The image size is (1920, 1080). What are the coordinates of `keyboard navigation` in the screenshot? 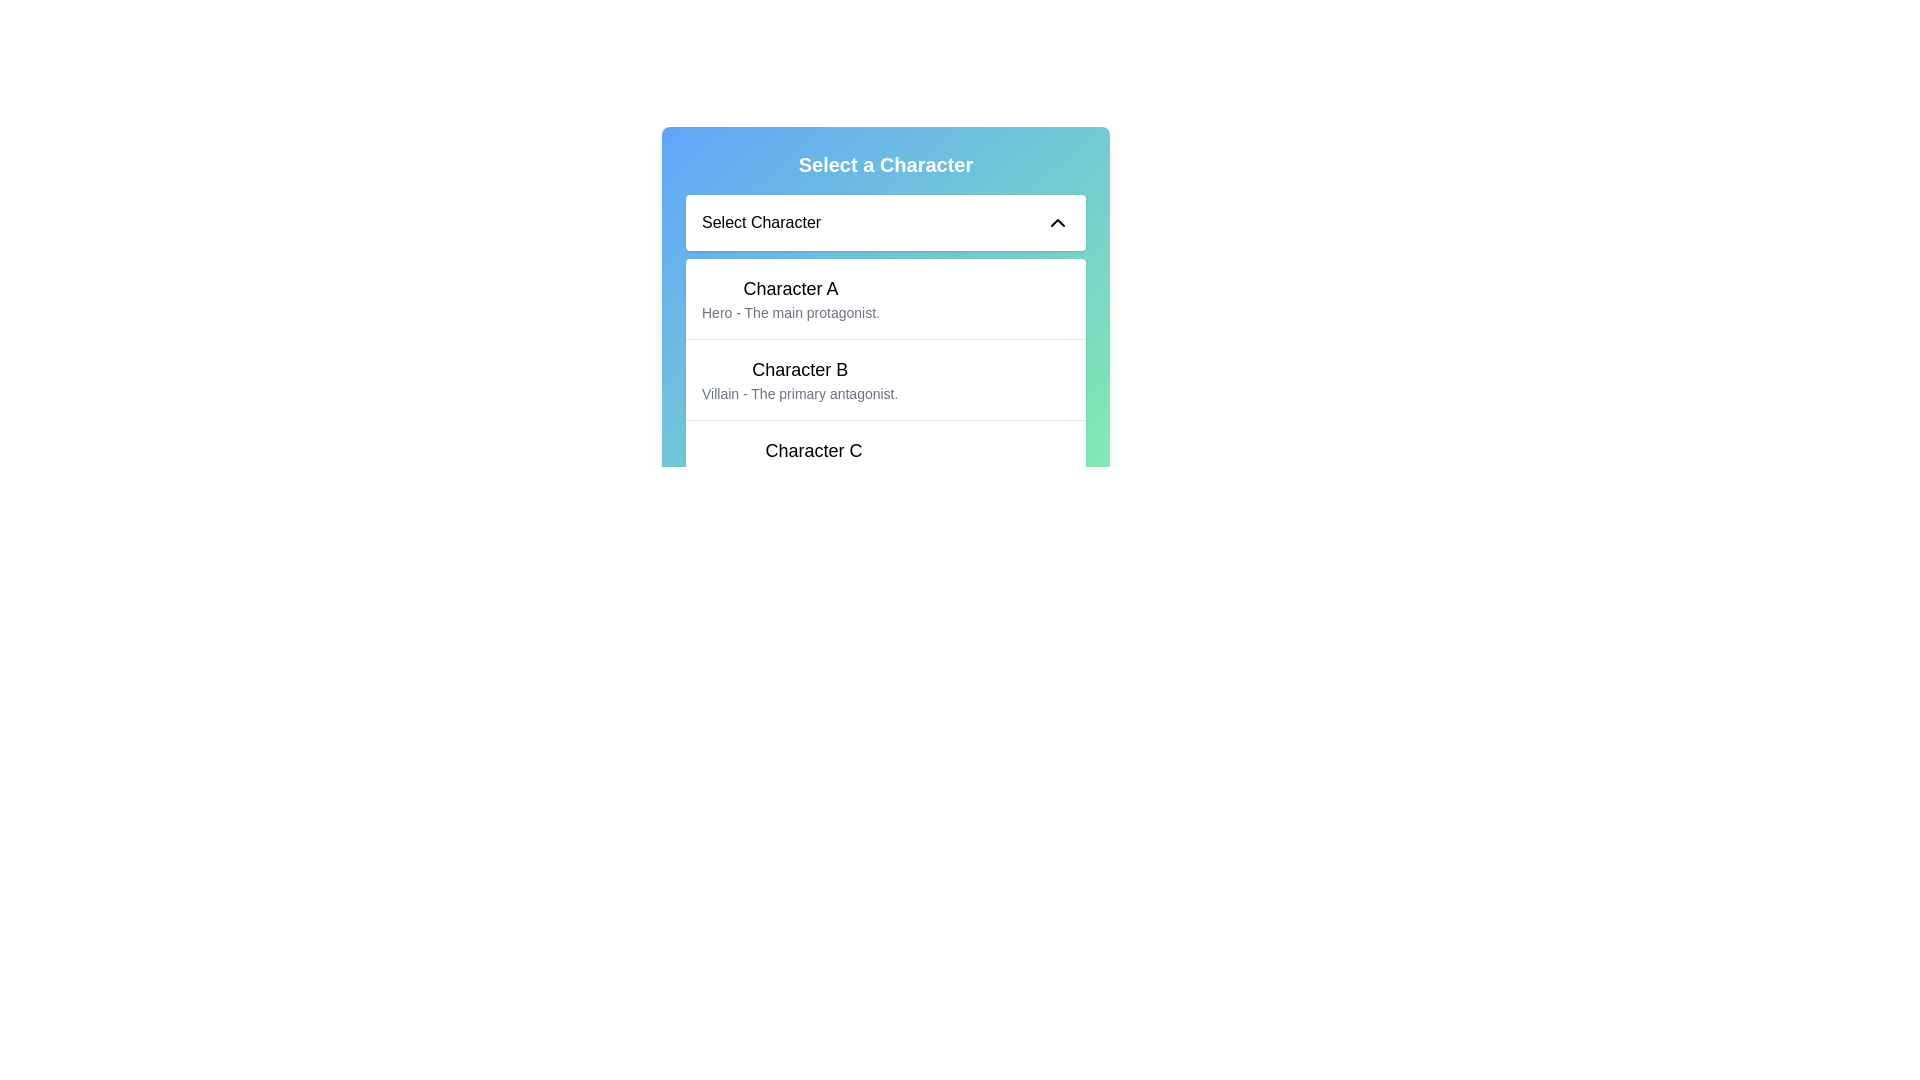 It's located at (885, 325).